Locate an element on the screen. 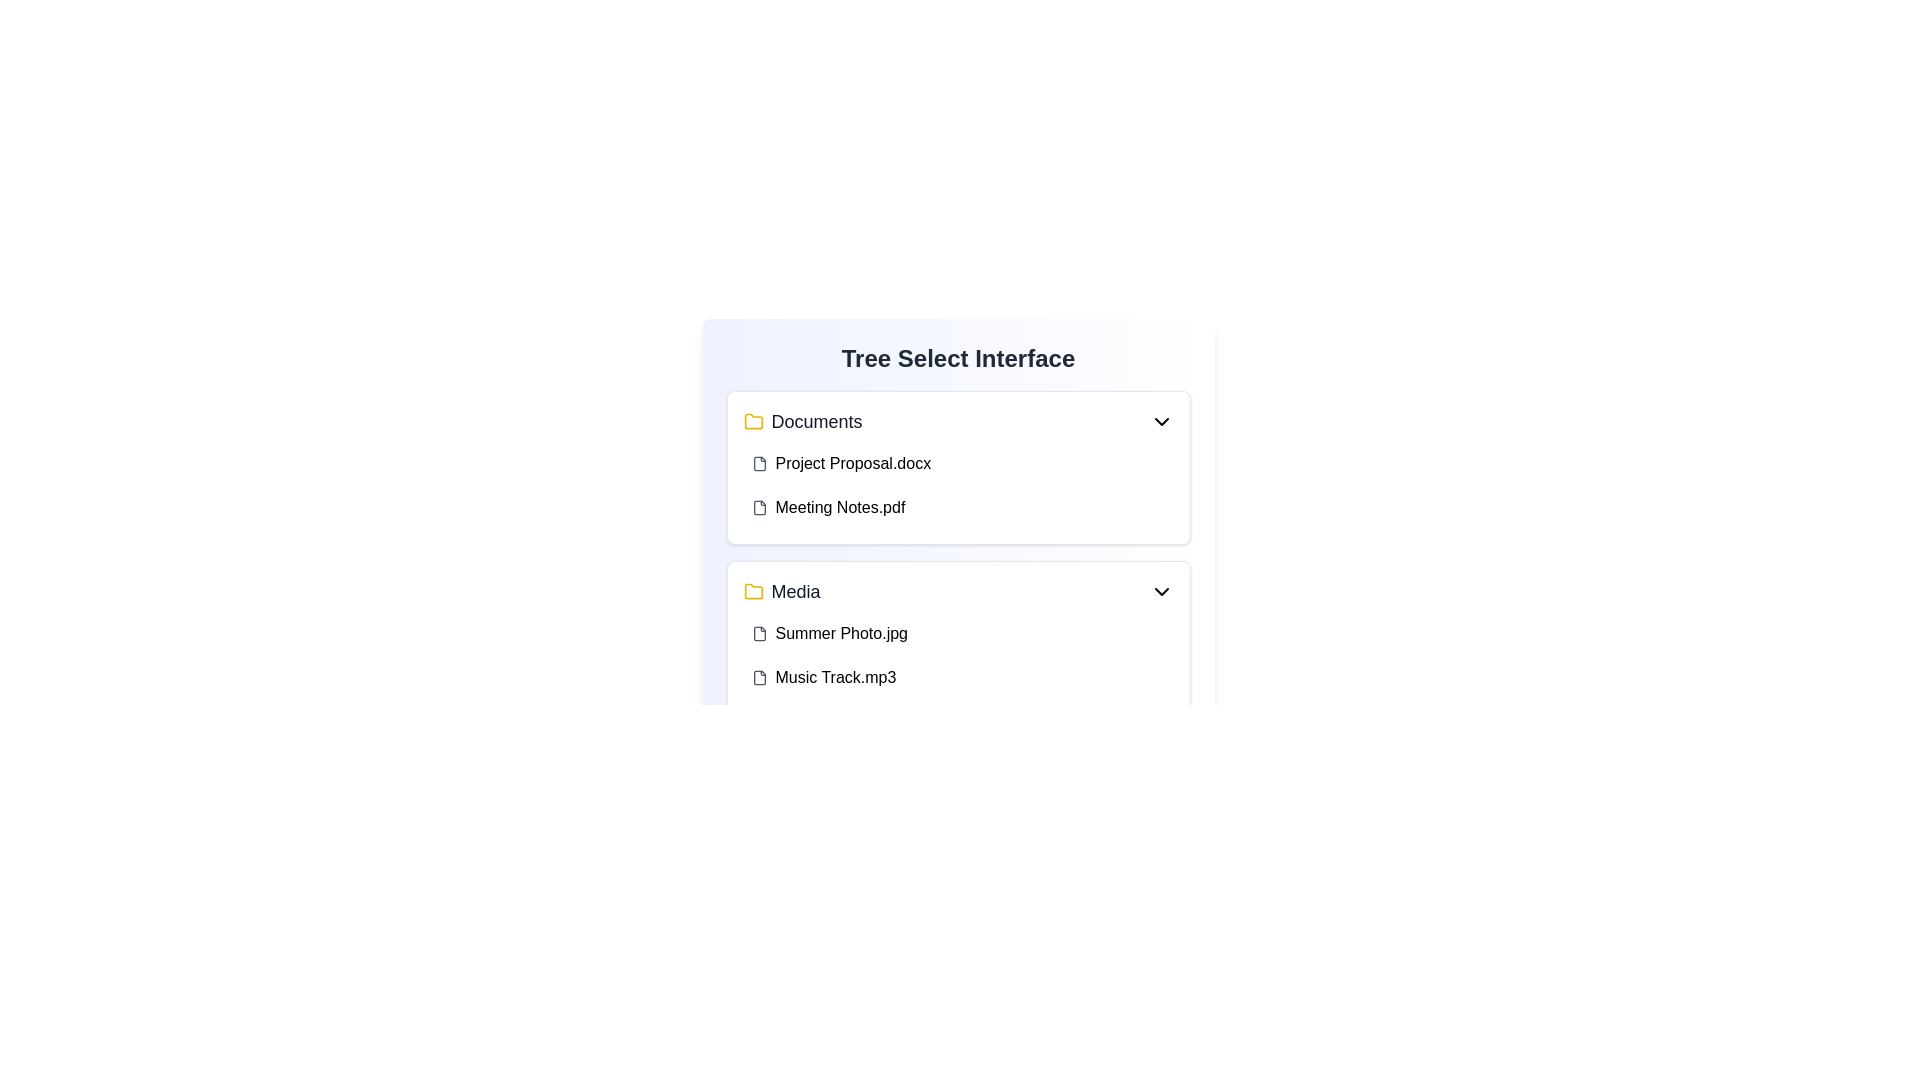  the second list item in the 'Documents' section that displays 'Meeting Notes.pdf' is located at coordinates (957, 507).